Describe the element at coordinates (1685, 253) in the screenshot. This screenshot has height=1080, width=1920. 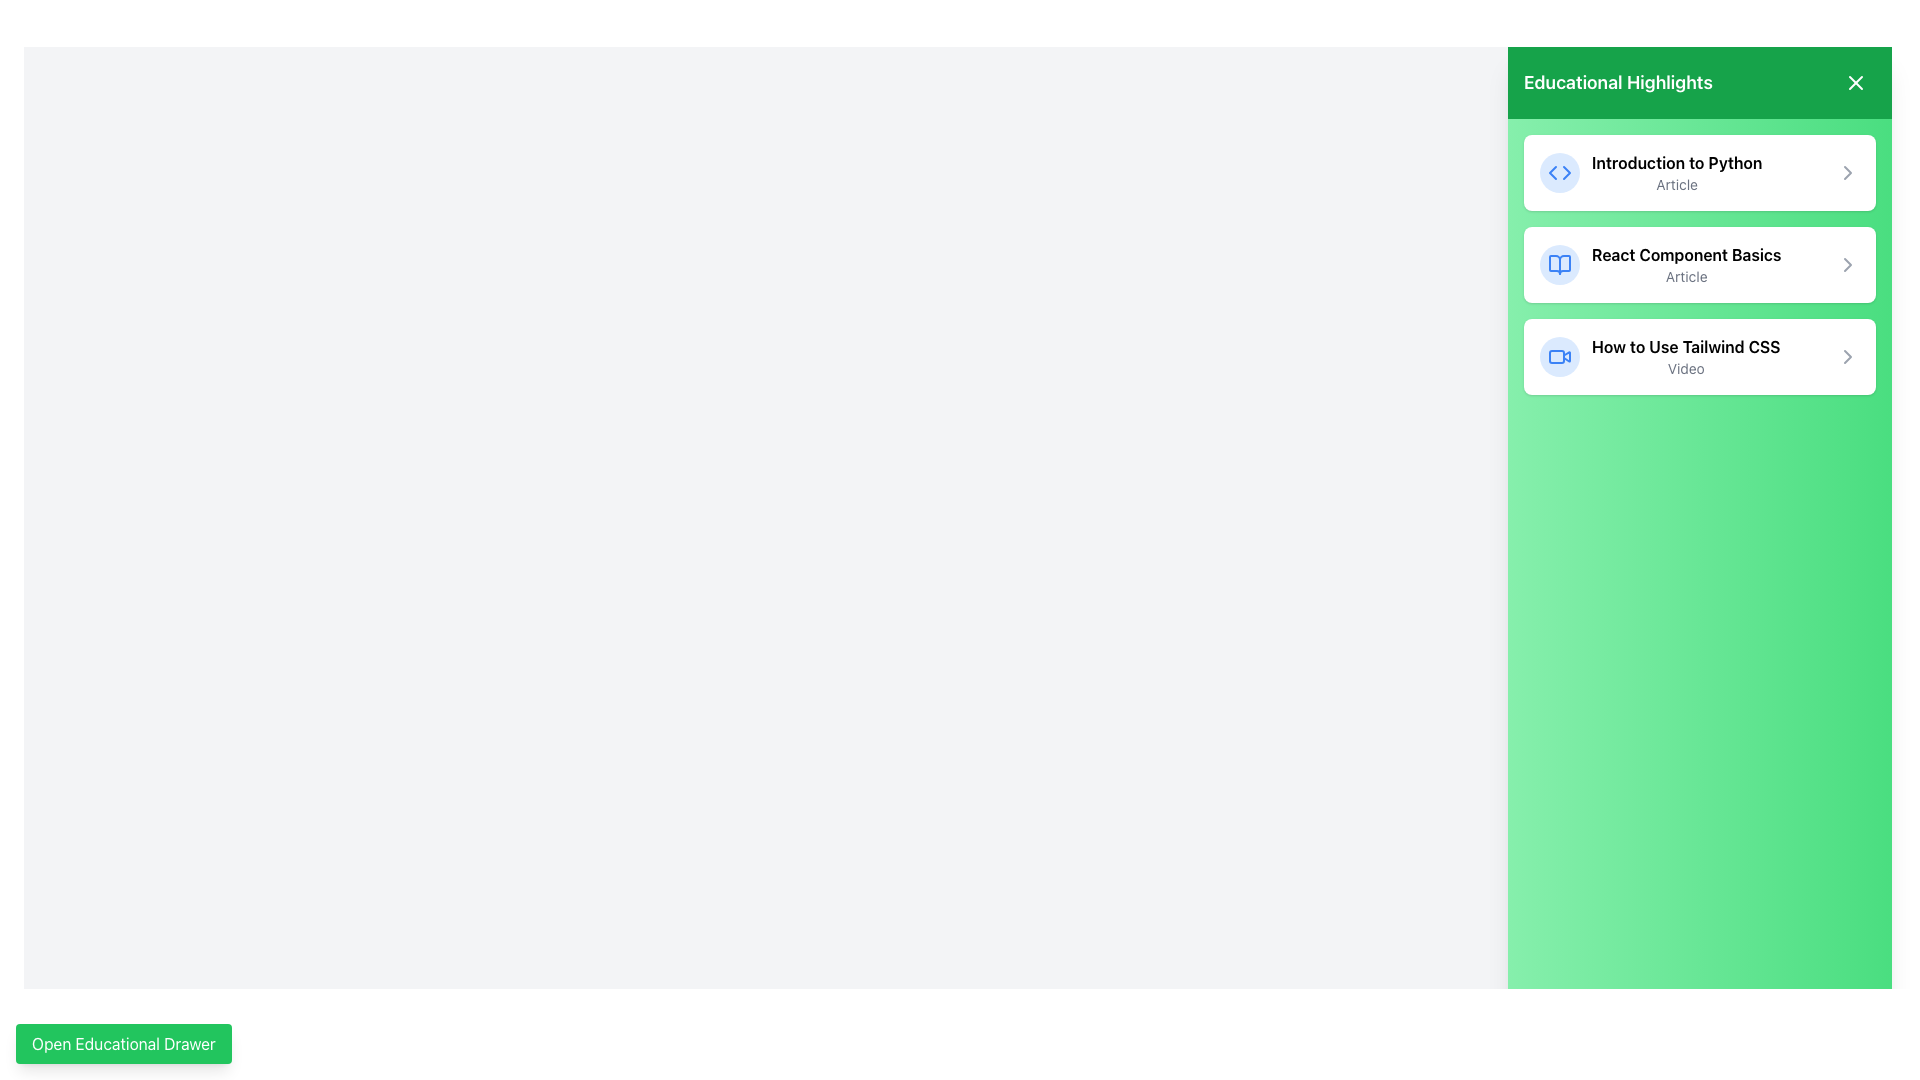
I see `the text label that reads 'React Component Basics' located in the second item of the sidebar titled 'Educational Highlights'` at that location.